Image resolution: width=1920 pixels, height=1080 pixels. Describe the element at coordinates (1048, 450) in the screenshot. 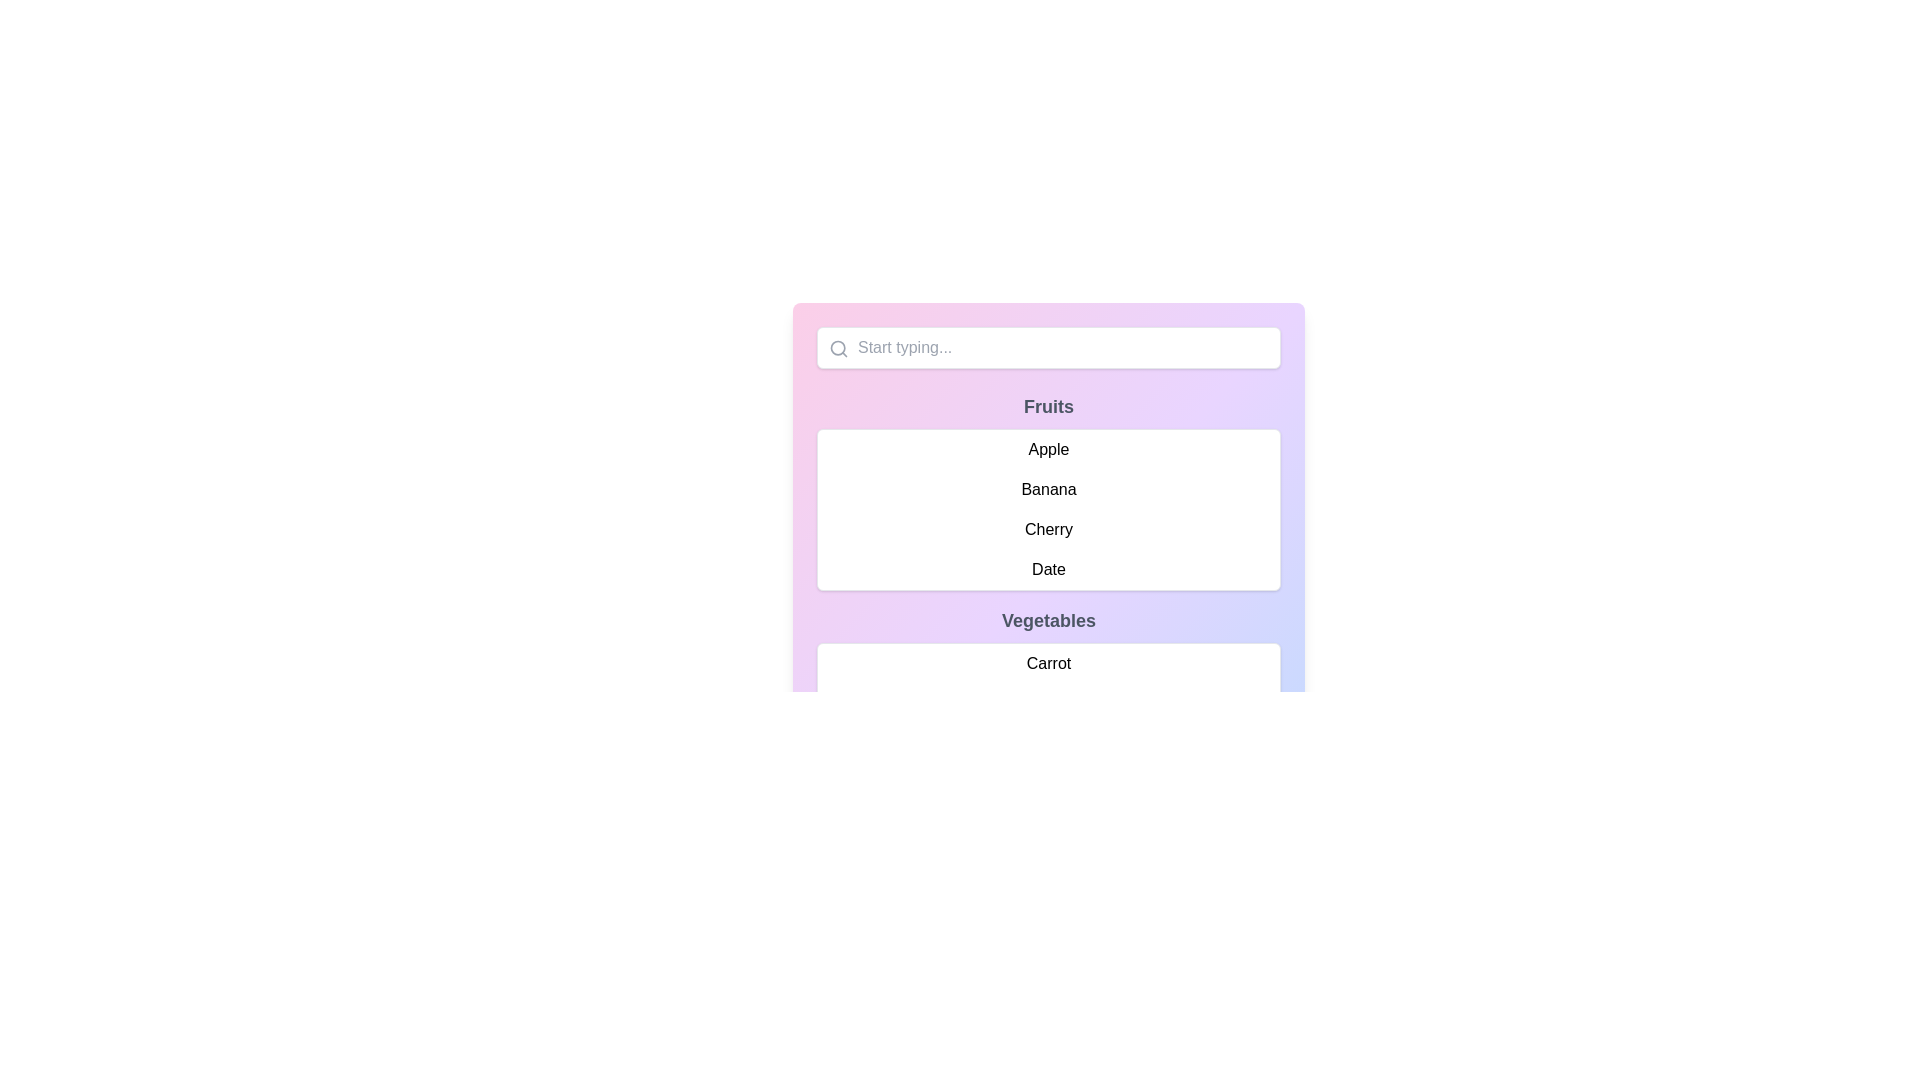

I see `the static text label displaying 'Apple', which is the first item in the 'Fruits' list` at that location.